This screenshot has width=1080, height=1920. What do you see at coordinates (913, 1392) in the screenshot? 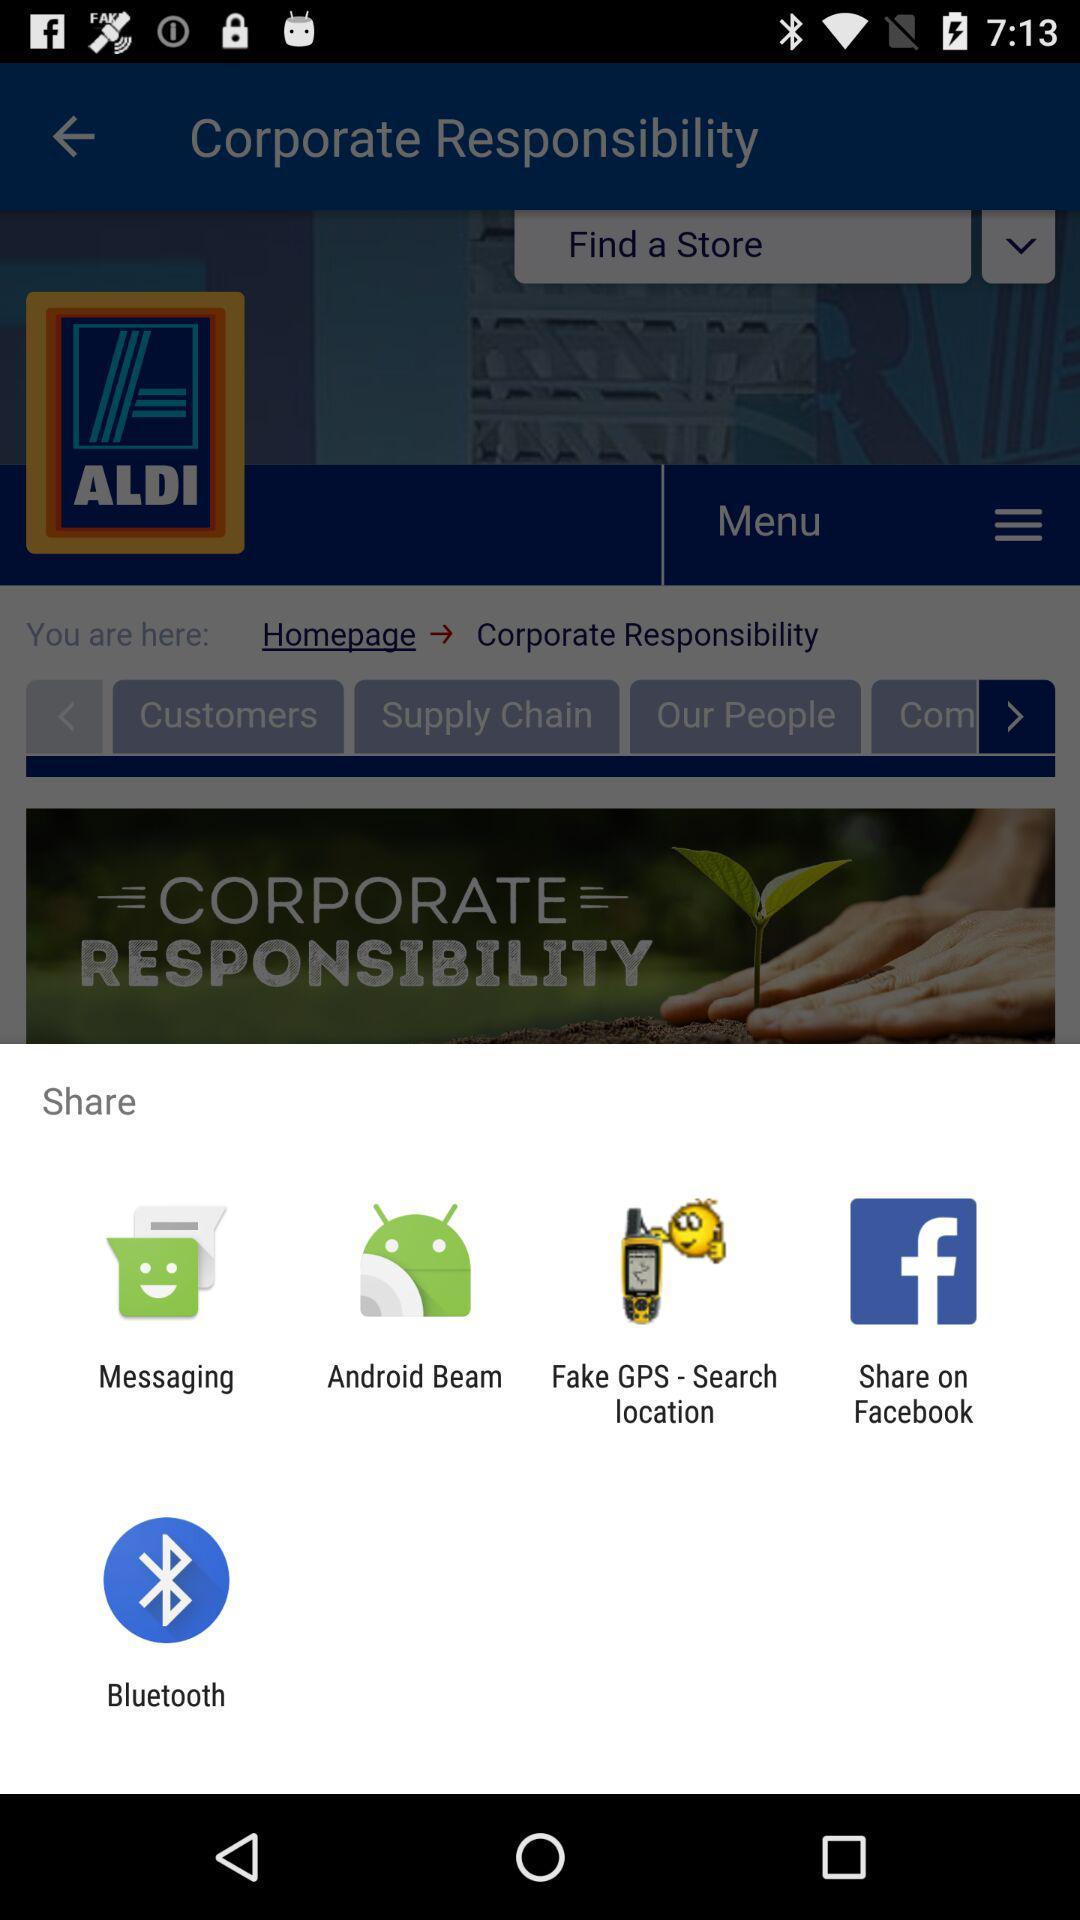
I see `icon at the bottom right corner` at bounding box center [913, 1392].